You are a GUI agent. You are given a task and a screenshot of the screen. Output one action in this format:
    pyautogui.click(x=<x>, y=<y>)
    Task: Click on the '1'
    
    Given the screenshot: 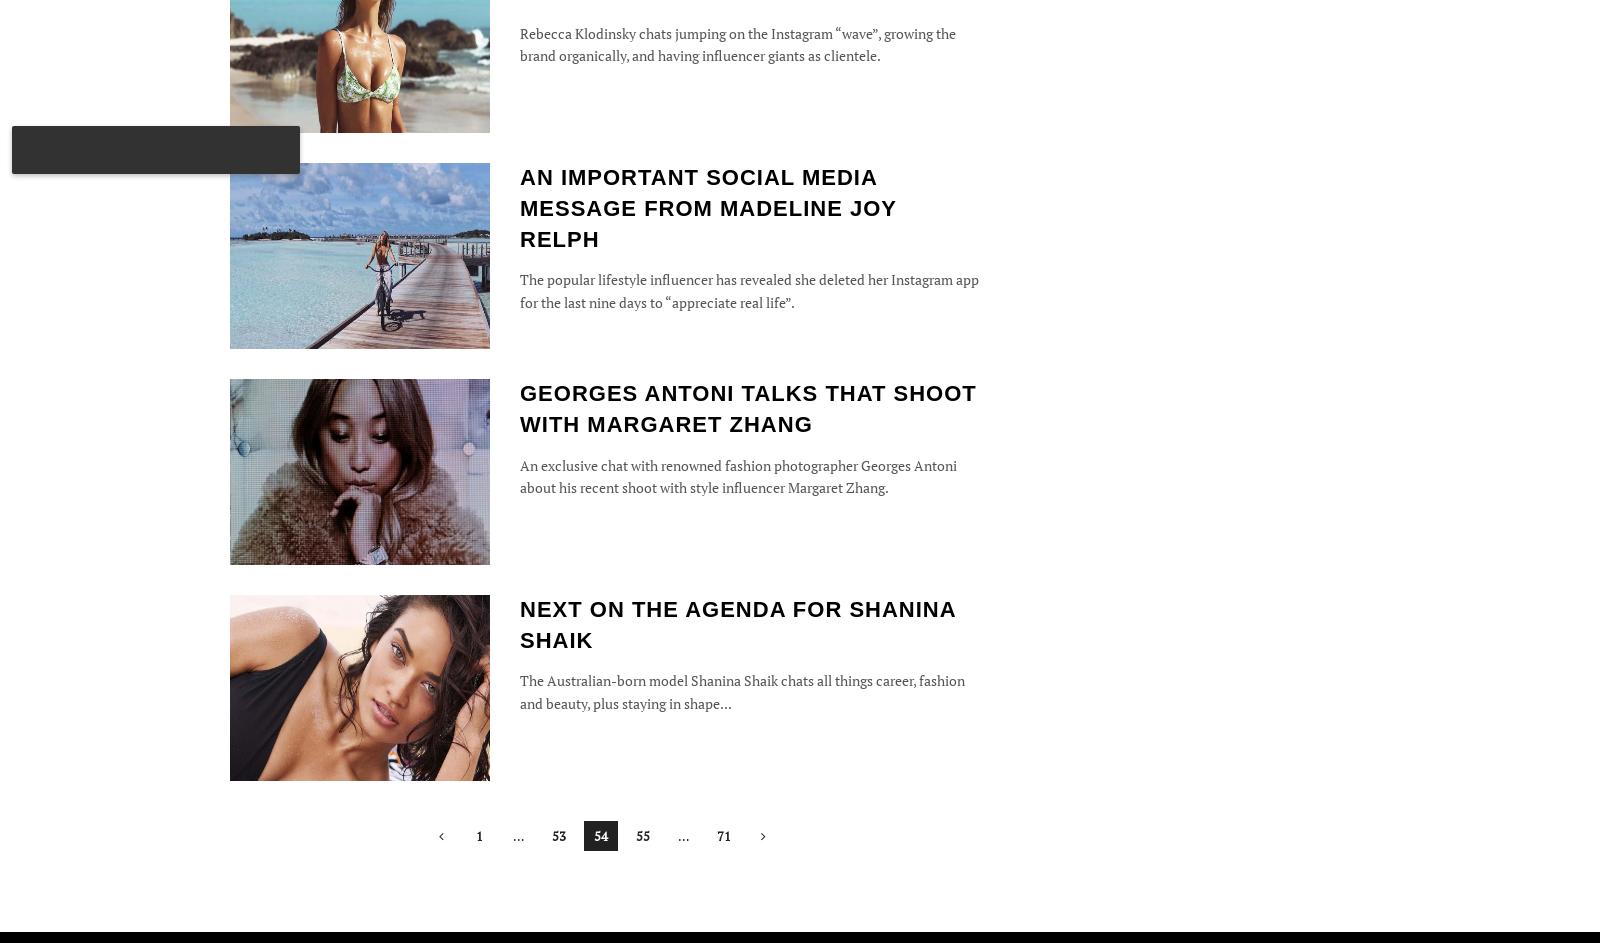 What is the action you would take?
    pyautogui.click(x=478, y=834)
    